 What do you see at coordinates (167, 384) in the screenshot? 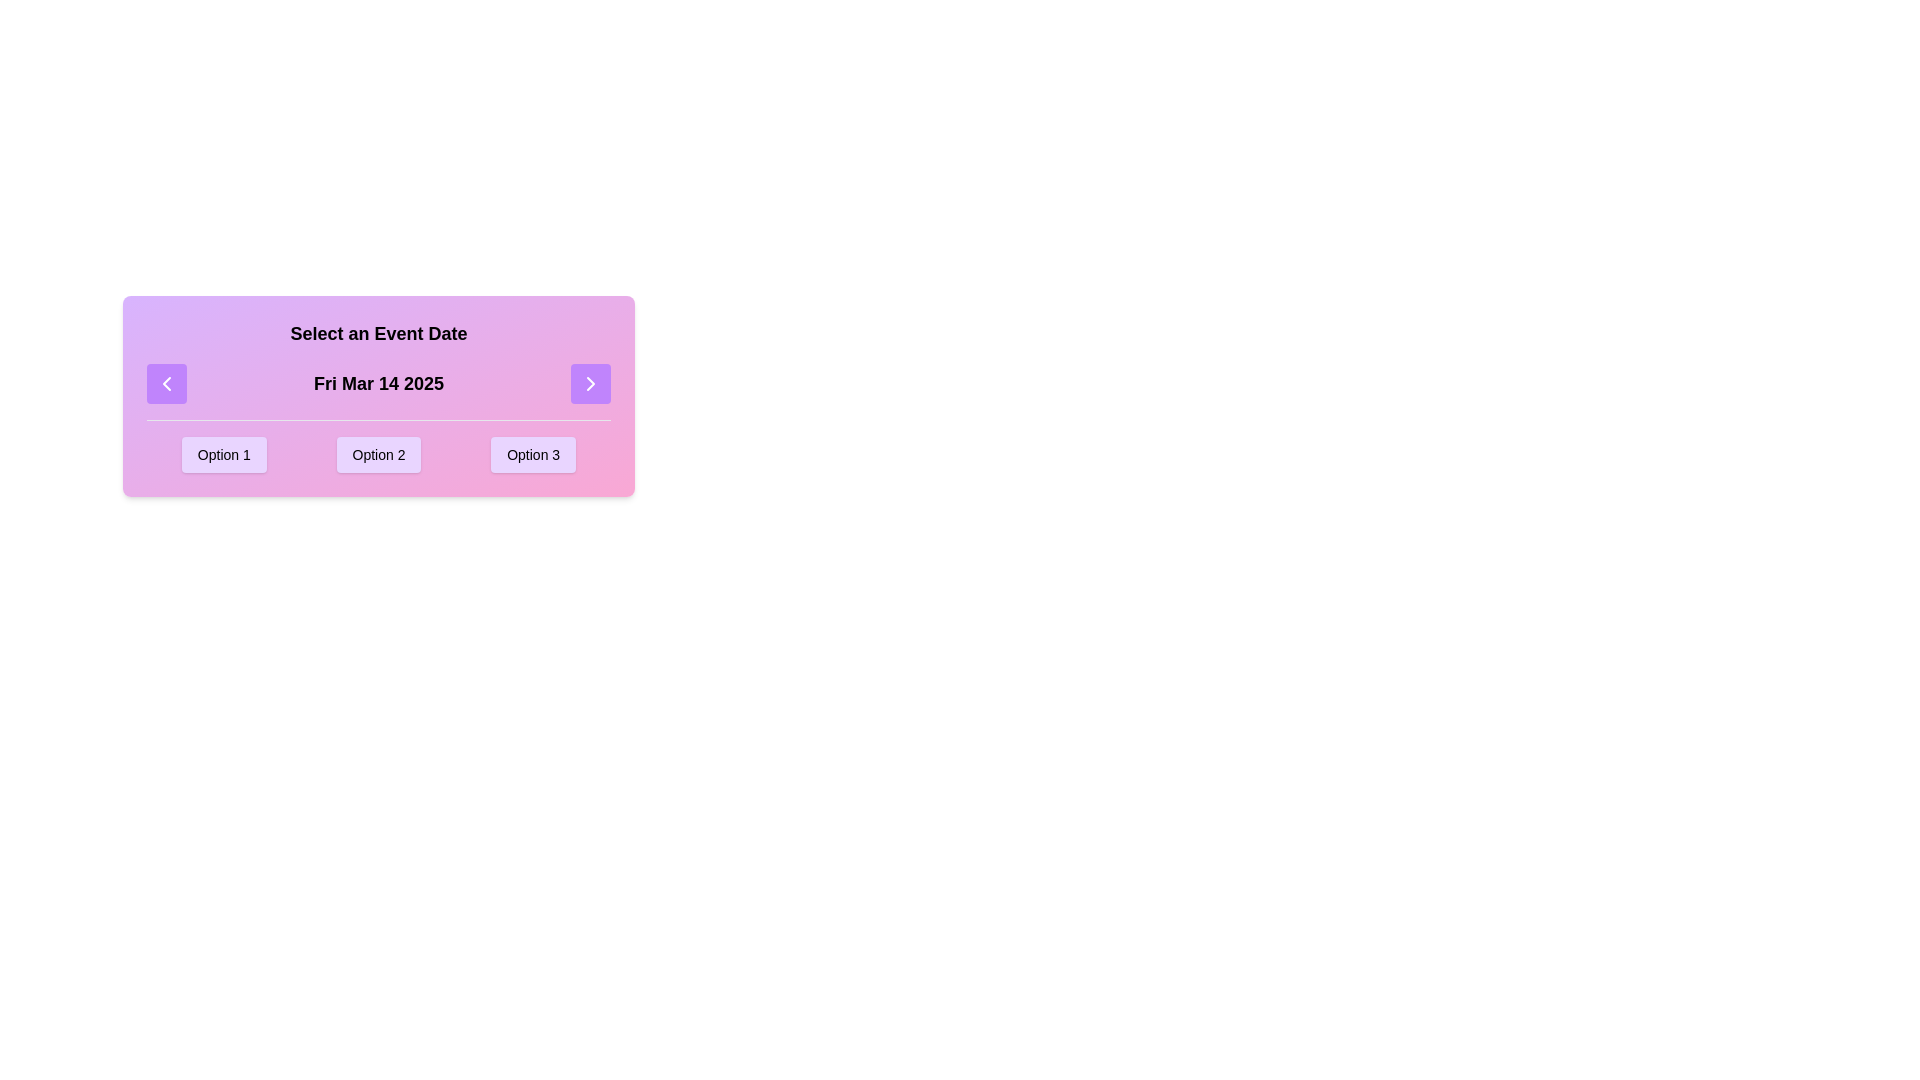
I see `the leftward-facing chevron icon within the square button on the card titled 'Select an Event Date'` at bounding box center [167, 384].